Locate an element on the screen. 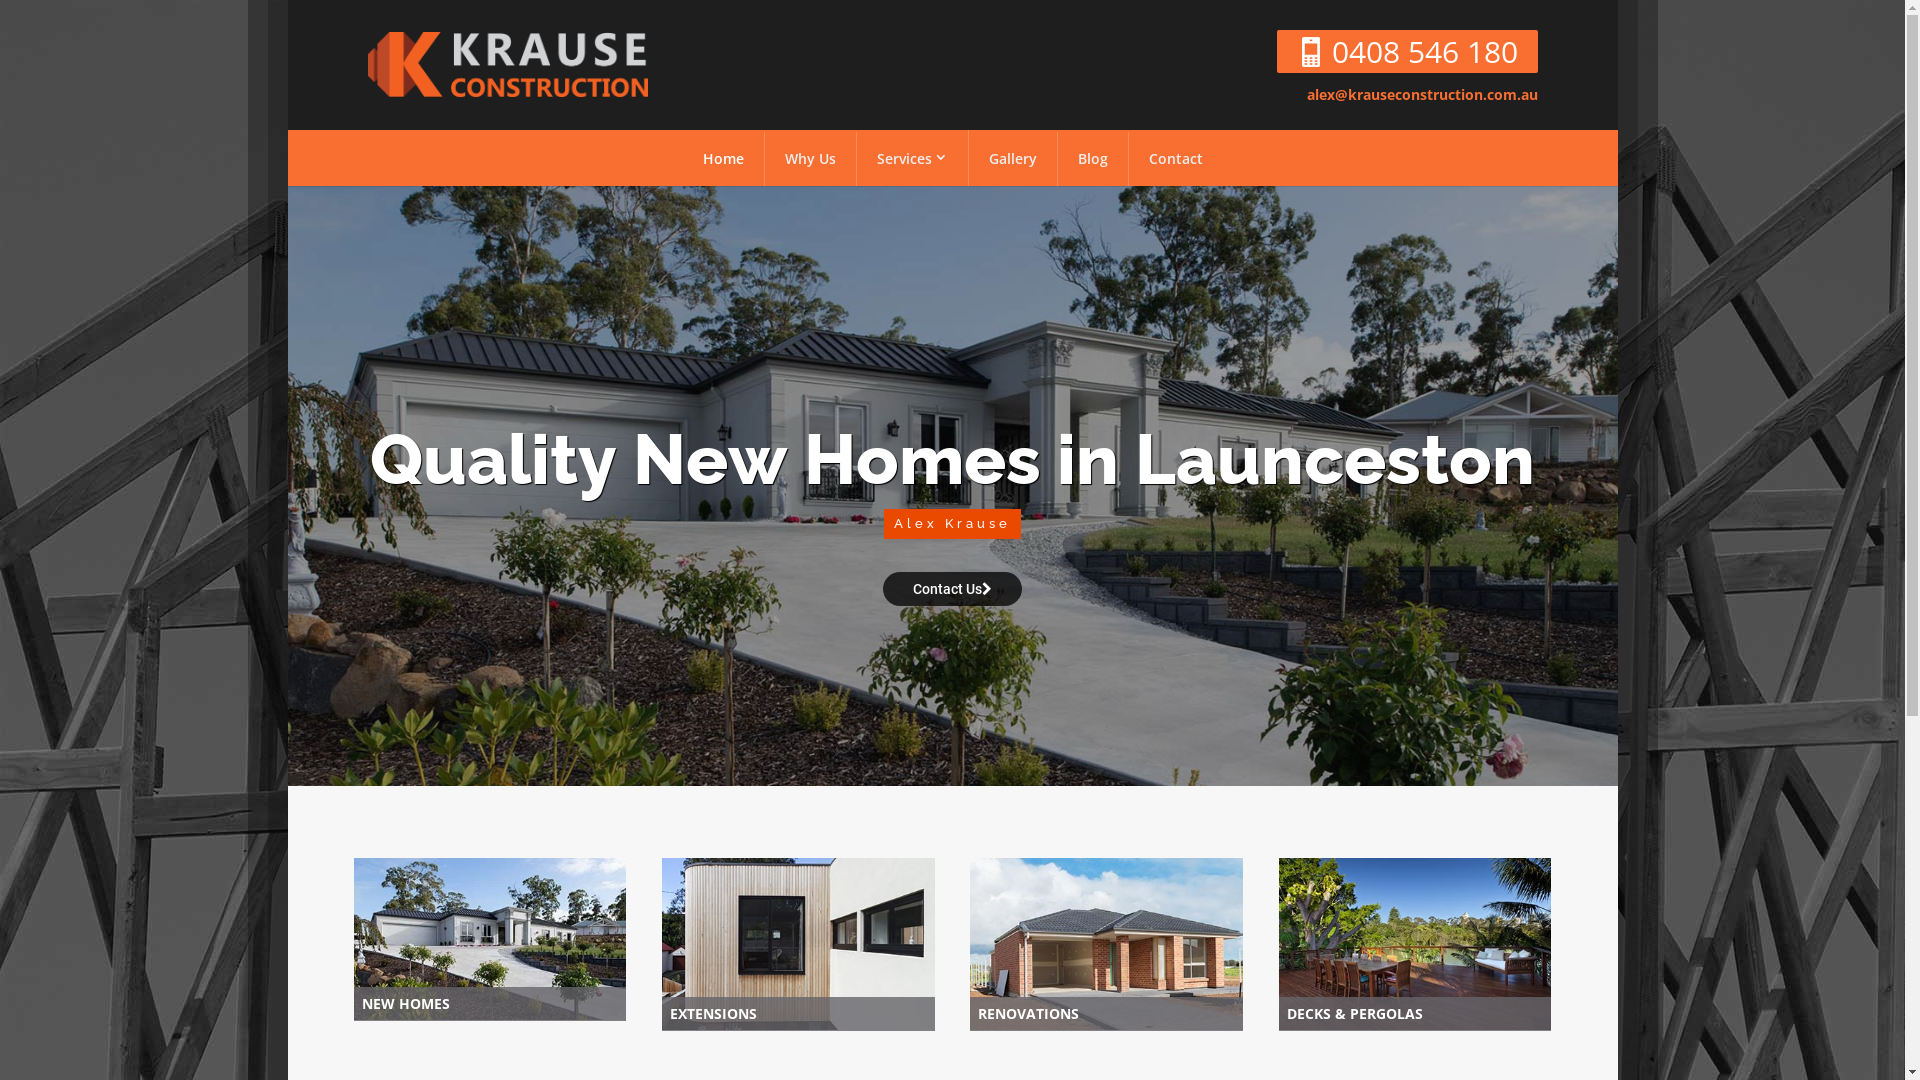 This screenshot has width=1920, height=1080. 'Why Us' is located at coordinates (809, 157).